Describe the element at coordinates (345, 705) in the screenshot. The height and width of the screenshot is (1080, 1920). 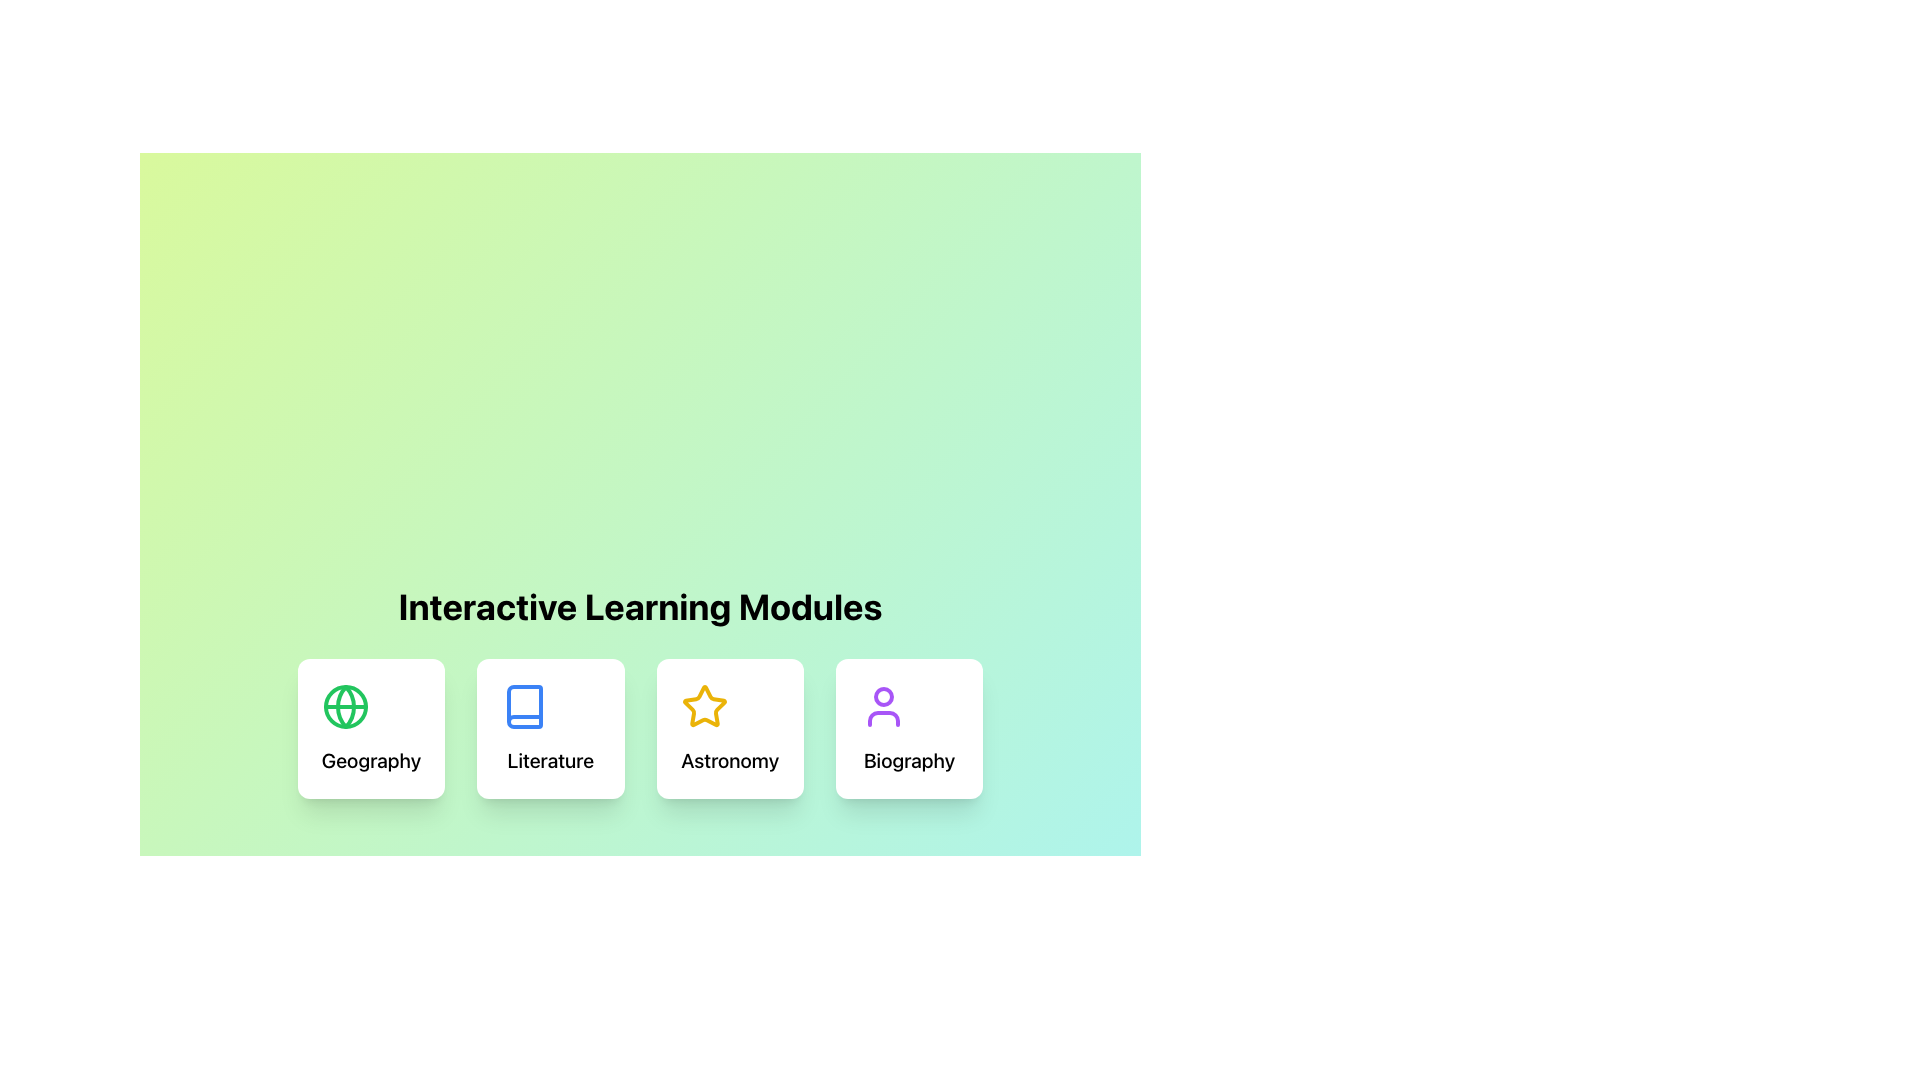
I see `the globe icon located in the top-left area of the Geography card, which is the first of four horizontally aligned cards` at that location.